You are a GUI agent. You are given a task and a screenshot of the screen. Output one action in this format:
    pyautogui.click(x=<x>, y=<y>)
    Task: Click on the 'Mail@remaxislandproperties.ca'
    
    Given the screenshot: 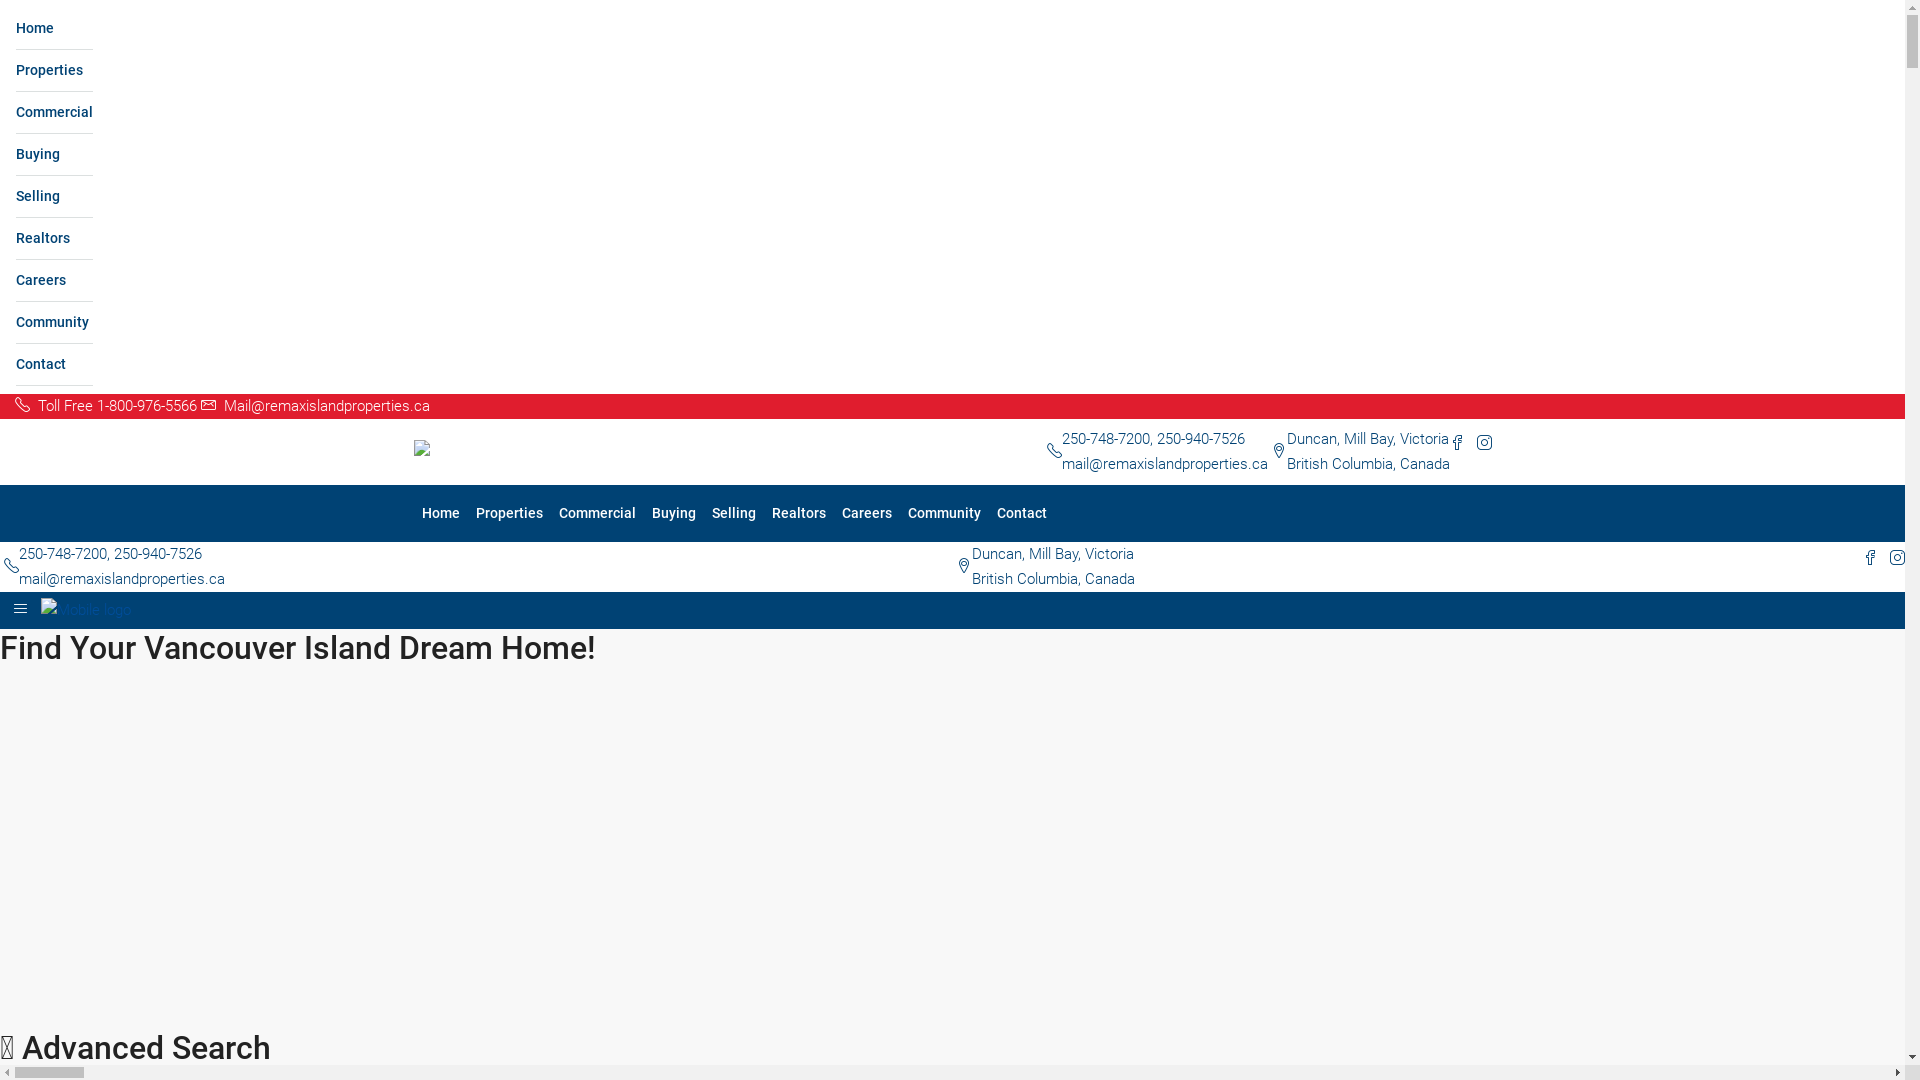 What is the action you would take?
    pyautogui.click(x=314, y=405)
    